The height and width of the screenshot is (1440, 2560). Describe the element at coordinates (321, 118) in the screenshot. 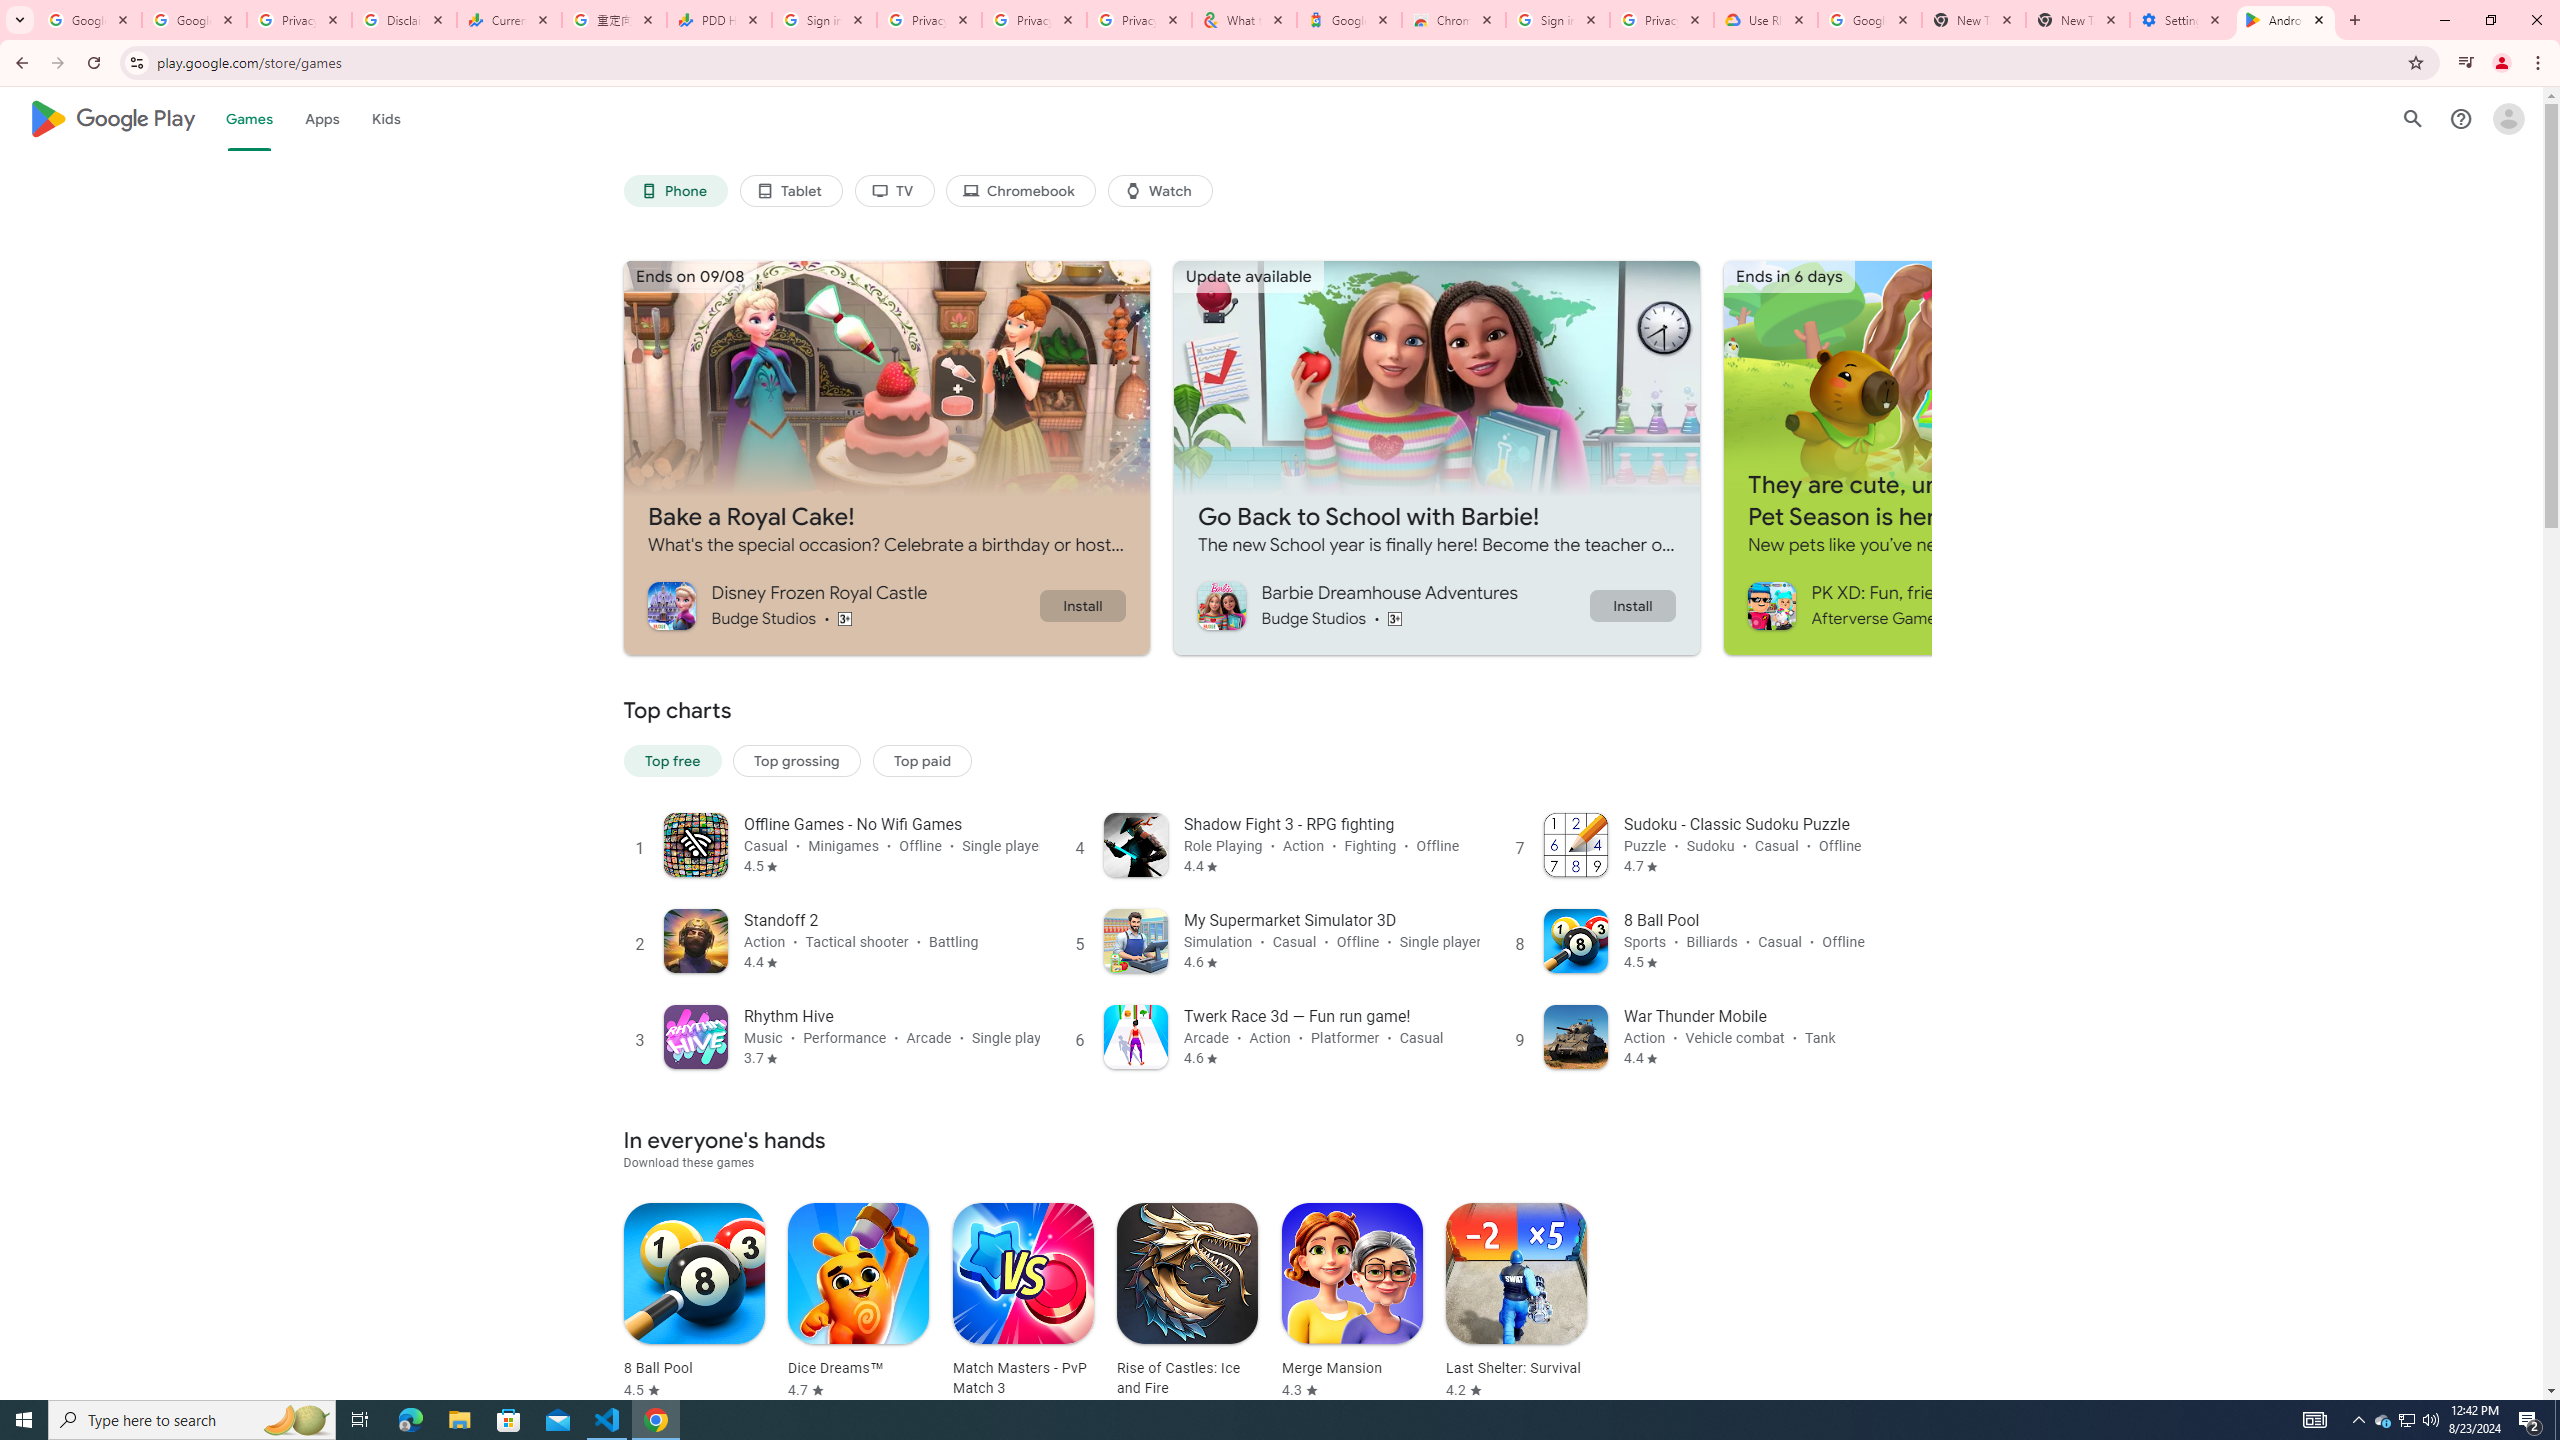

I see `'Apps'` at that location.